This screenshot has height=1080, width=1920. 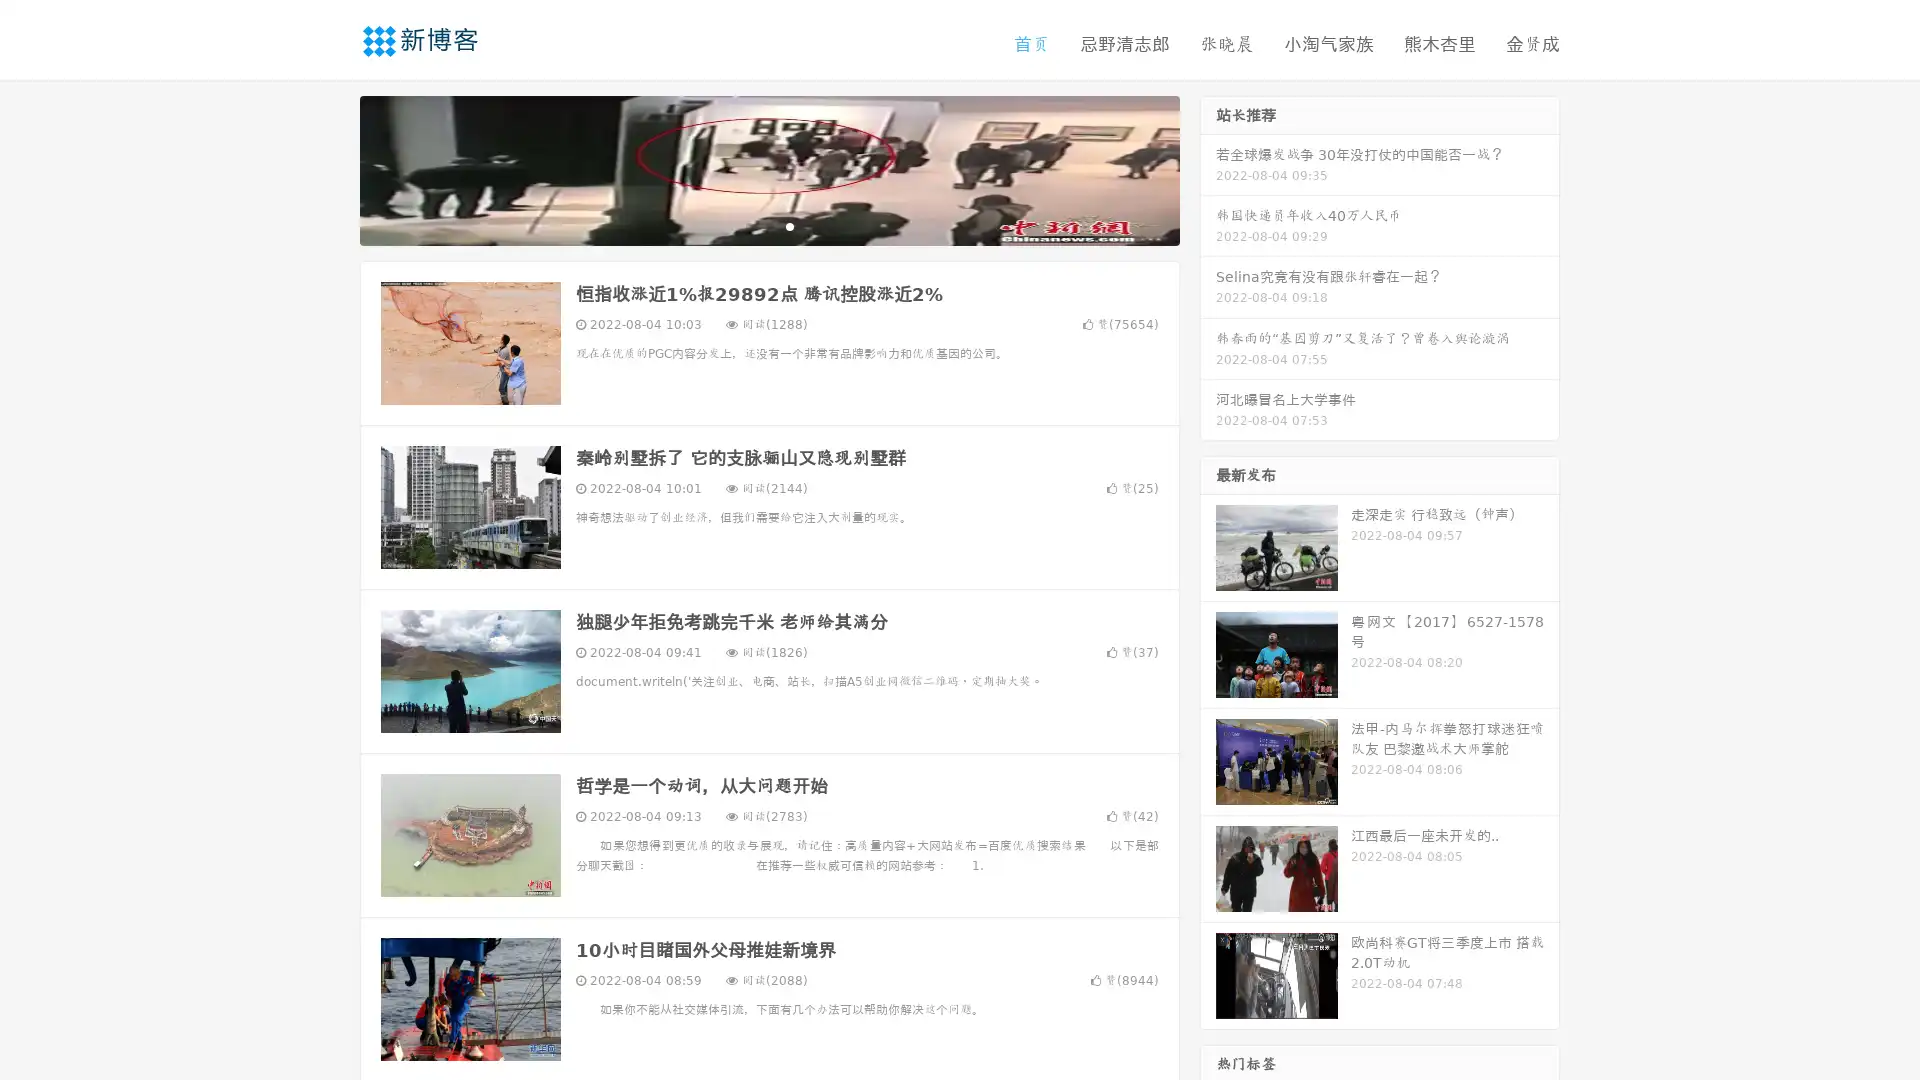 I want to click on Next slide, so click(x=1208, y=168).